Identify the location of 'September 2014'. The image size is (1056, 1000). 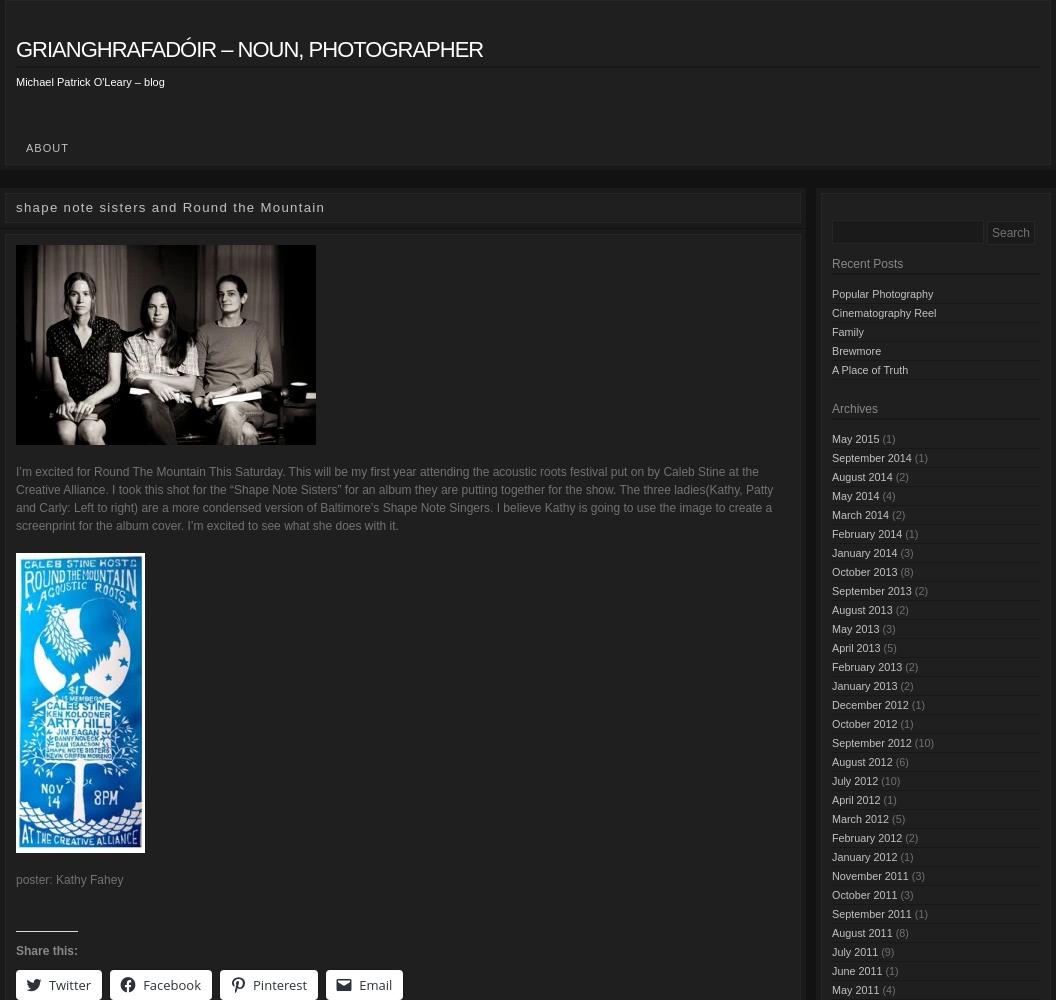
(870, 456).